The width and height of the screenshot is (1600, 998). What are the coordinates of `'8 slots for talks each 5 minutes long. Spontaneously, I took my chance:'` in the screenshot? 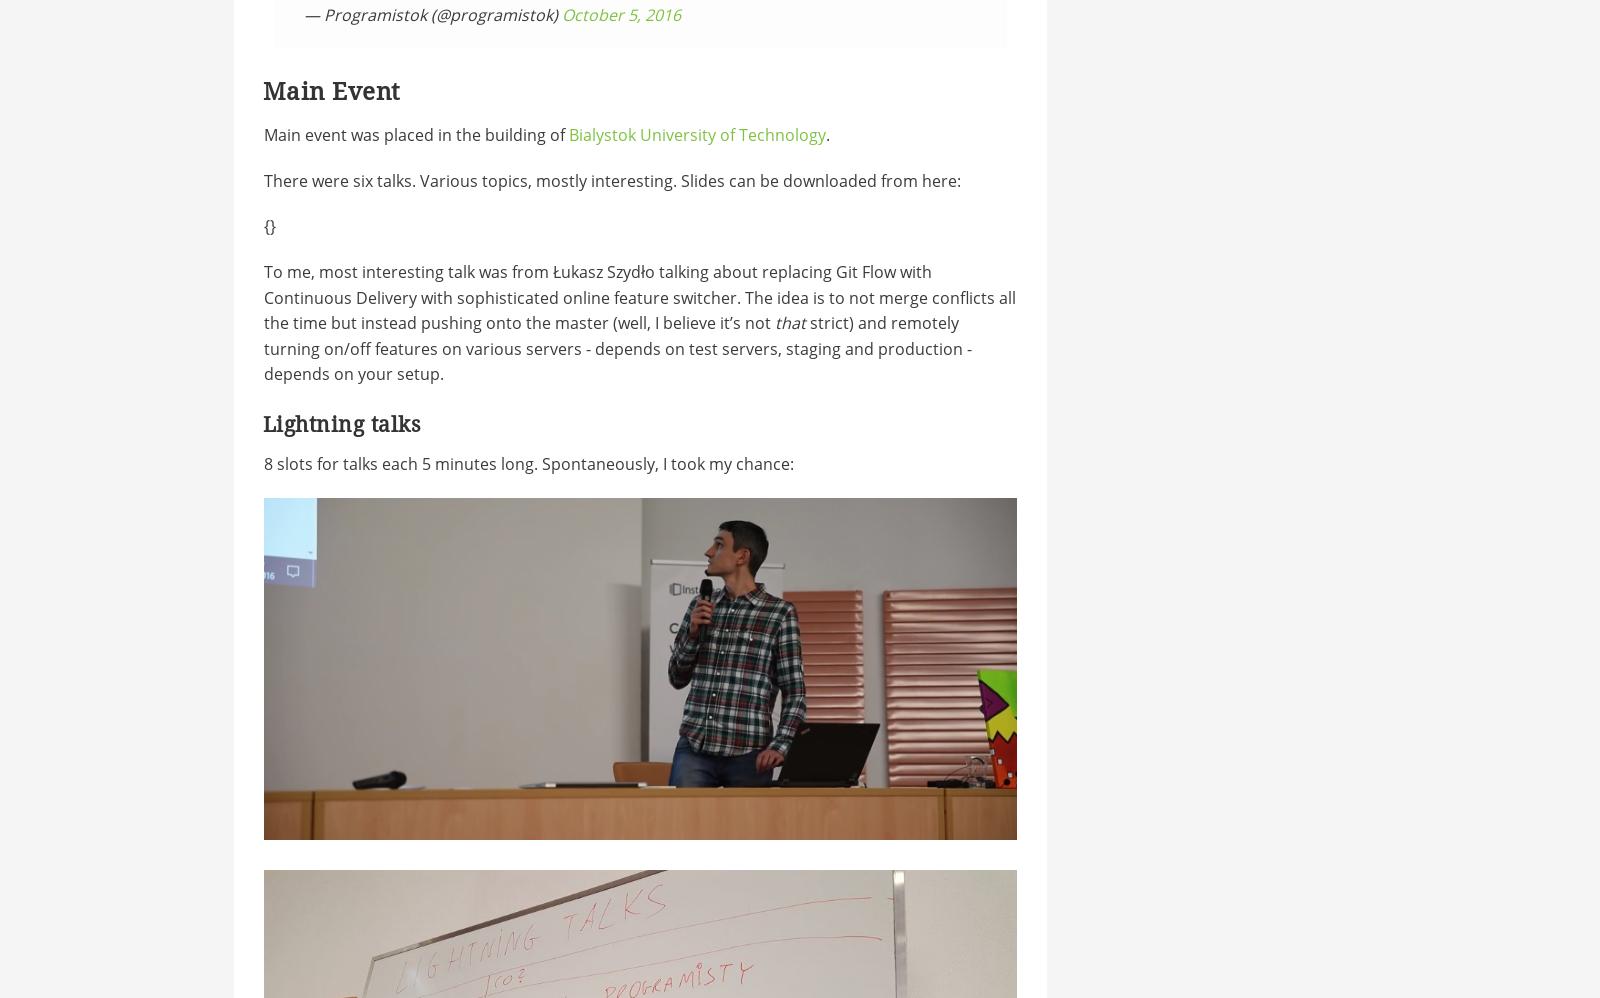 It's located at (263, 462).